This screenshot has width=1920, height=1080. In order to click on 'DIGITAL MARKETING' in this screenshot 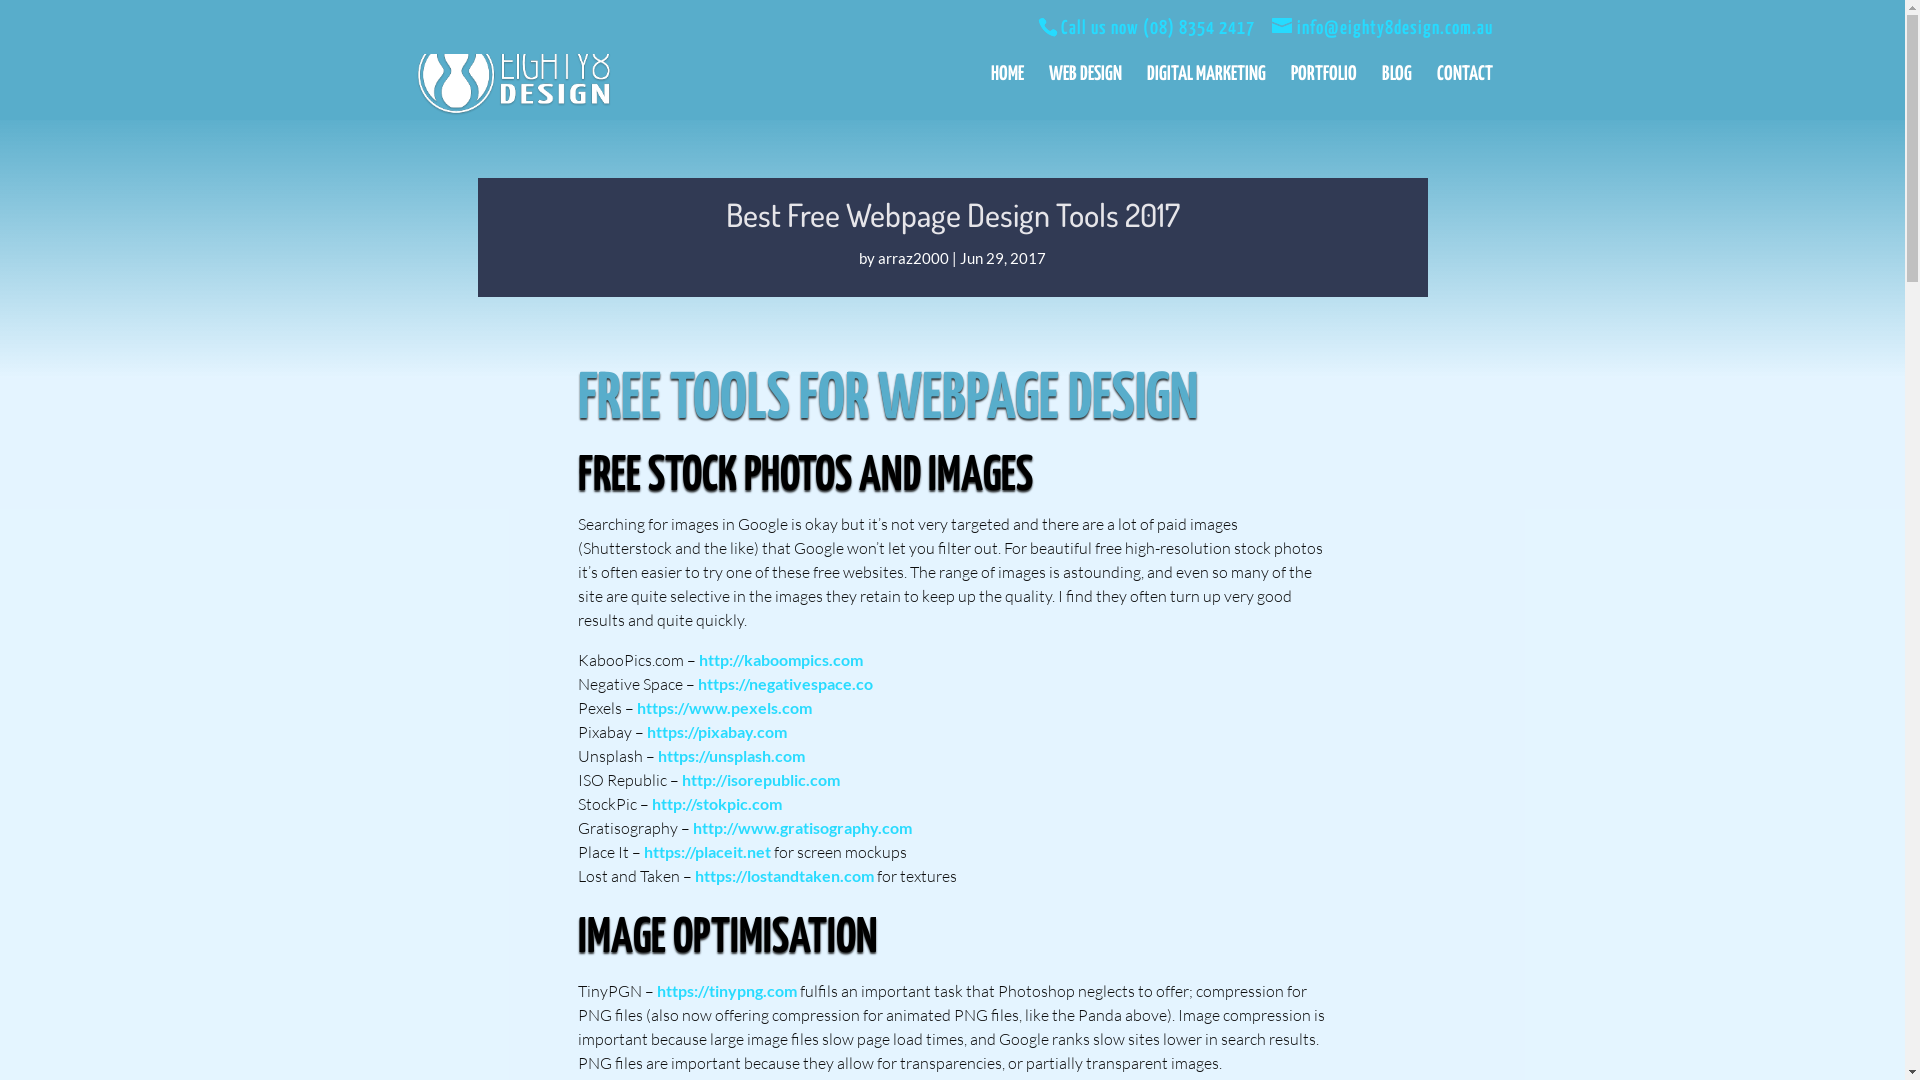, I will do `click(1204, 93)`.